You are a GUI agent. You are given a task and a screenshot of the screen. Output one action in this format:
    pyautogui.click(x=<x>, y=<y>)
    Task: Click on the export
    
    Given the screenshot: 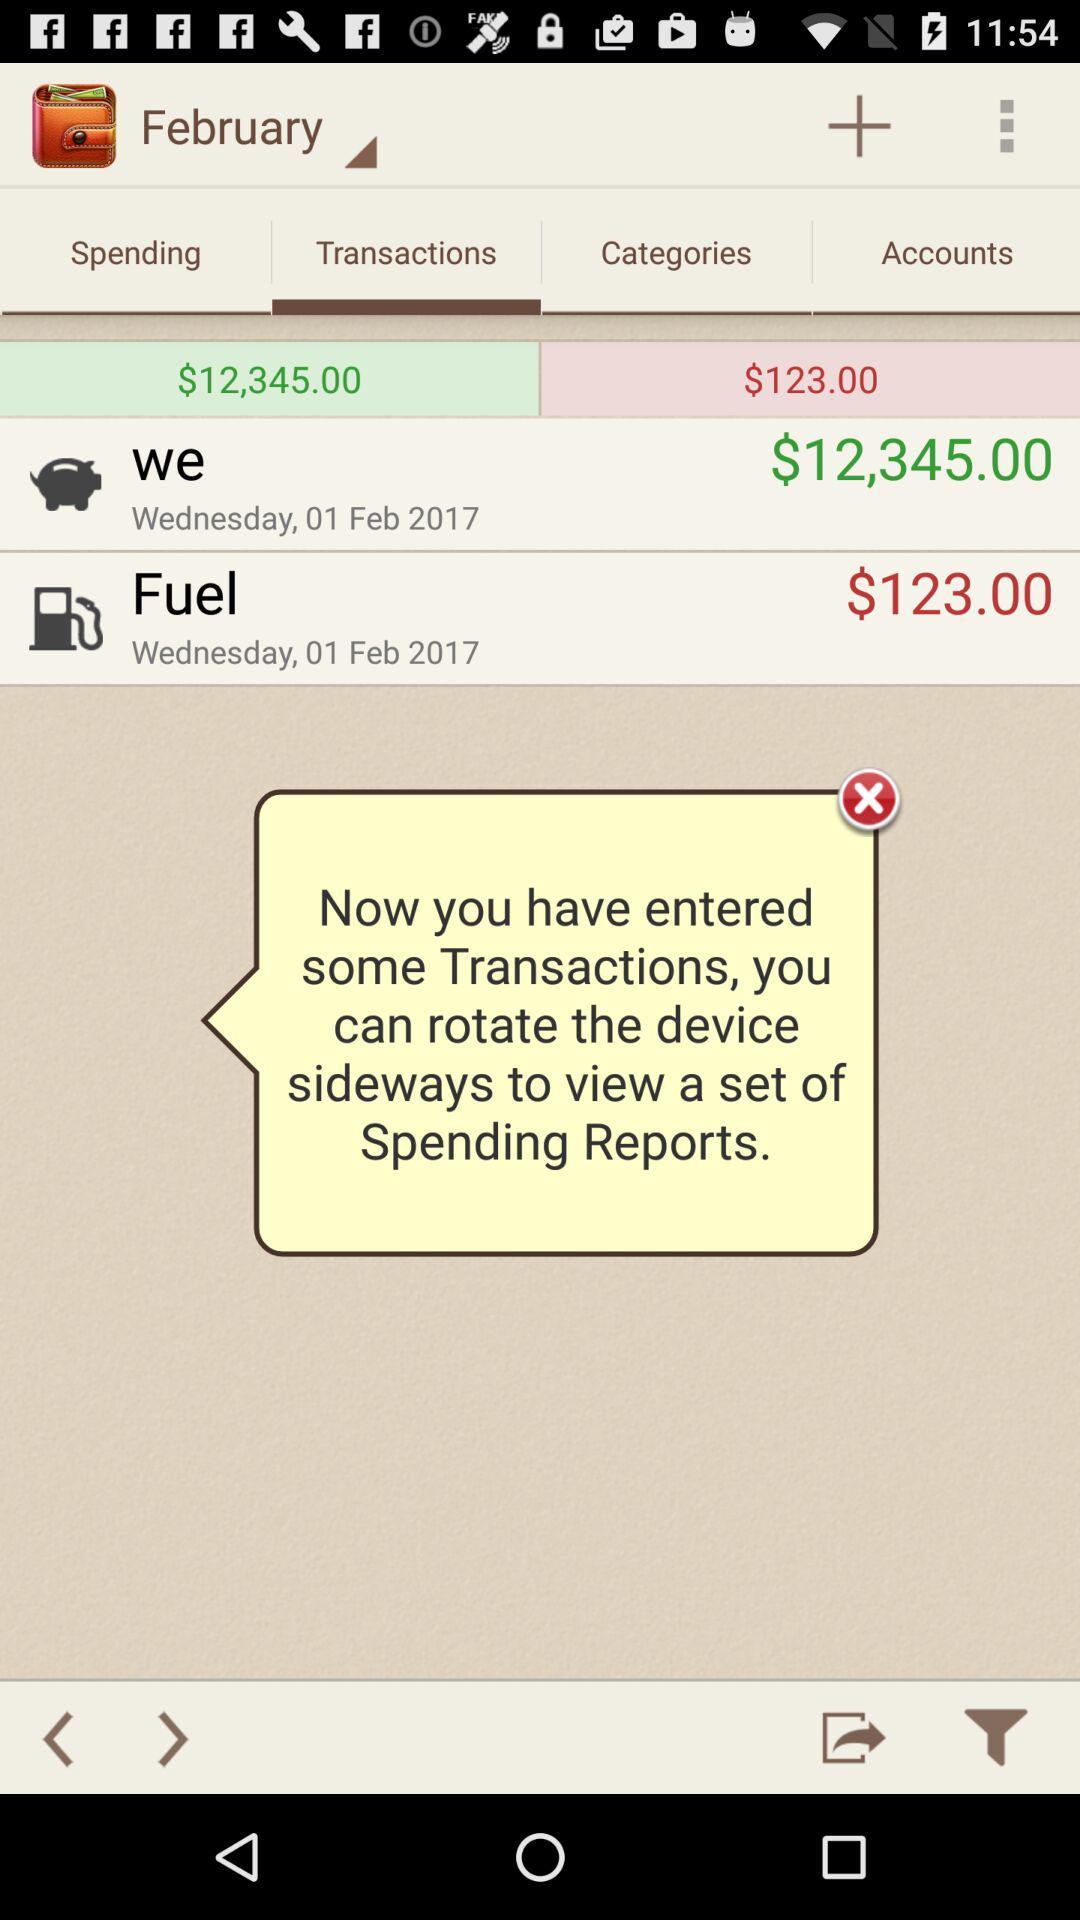 What is the action you would take?
    pyautogui.click(x=854, y=1736)
    